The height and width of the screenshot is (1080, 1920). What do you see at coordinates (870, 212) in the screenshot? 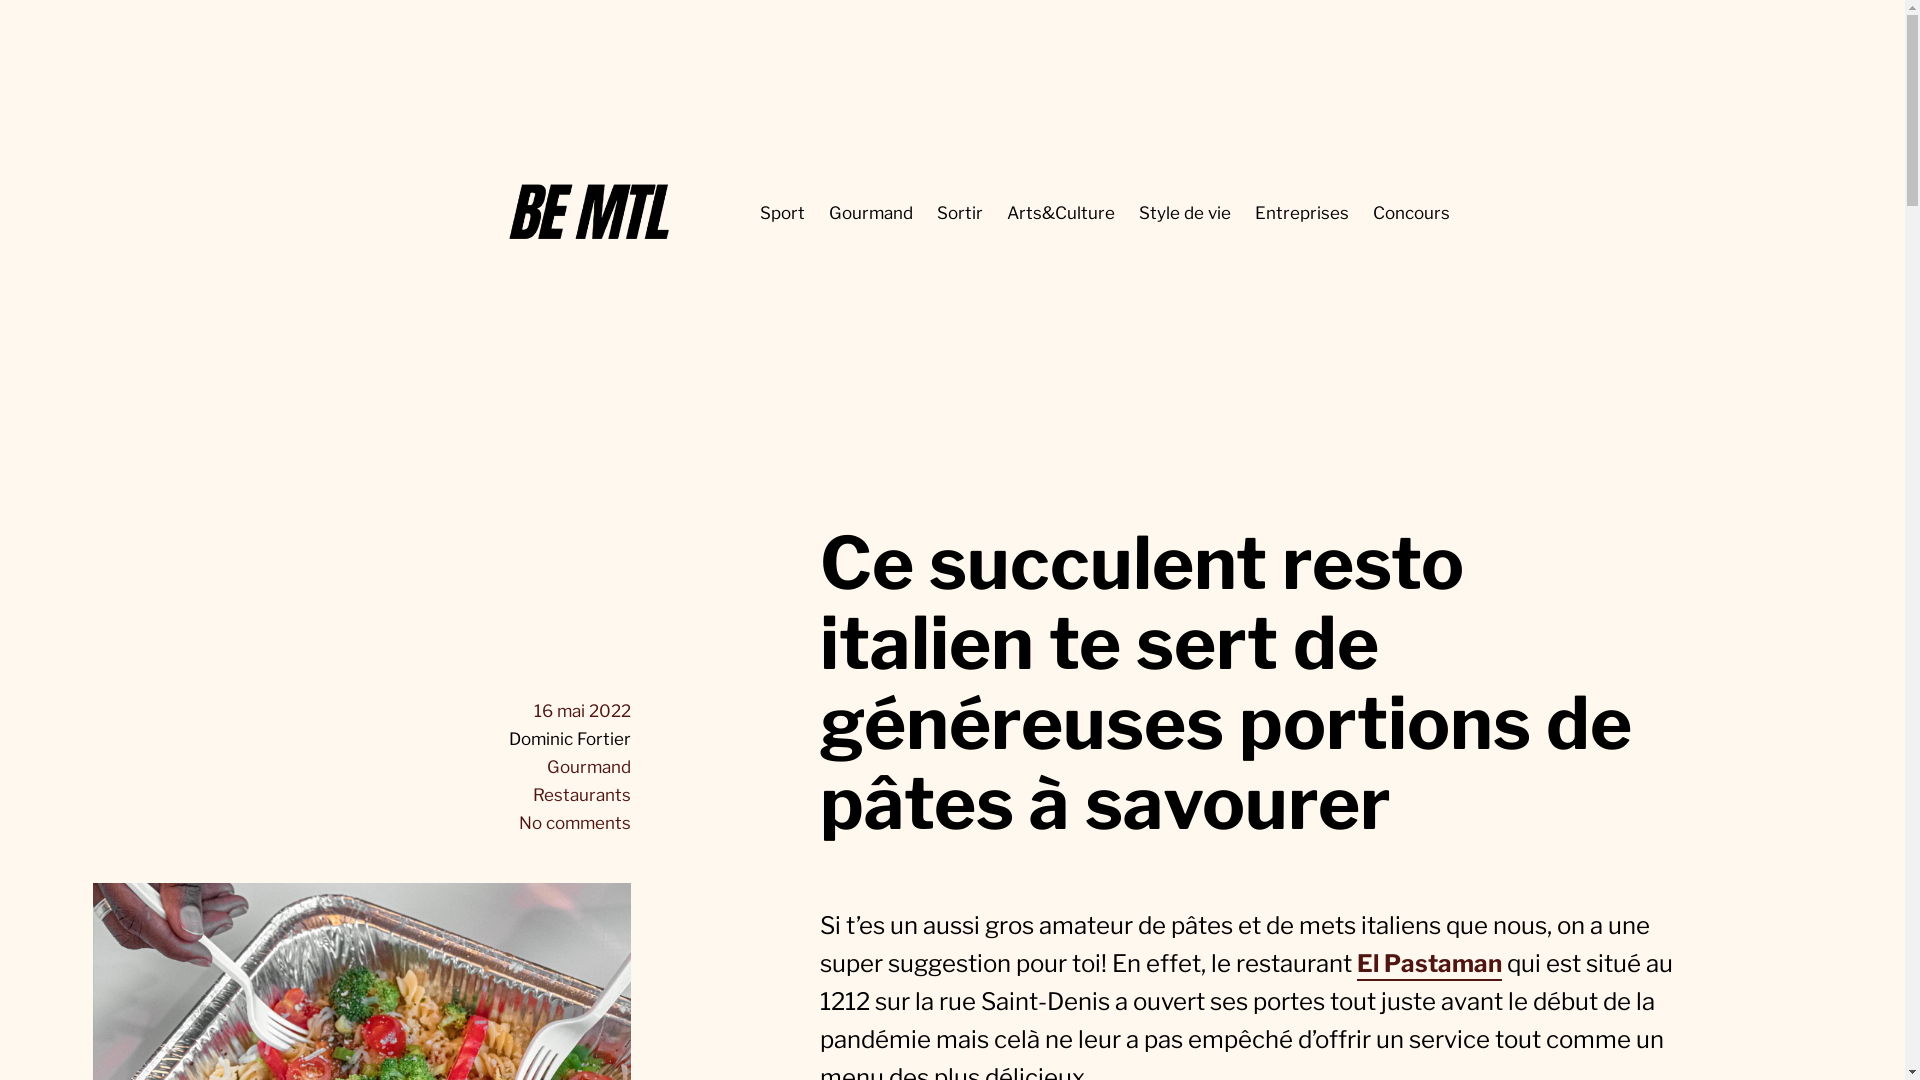
I see `'Gourmand'` at bounding box center [870, 212].